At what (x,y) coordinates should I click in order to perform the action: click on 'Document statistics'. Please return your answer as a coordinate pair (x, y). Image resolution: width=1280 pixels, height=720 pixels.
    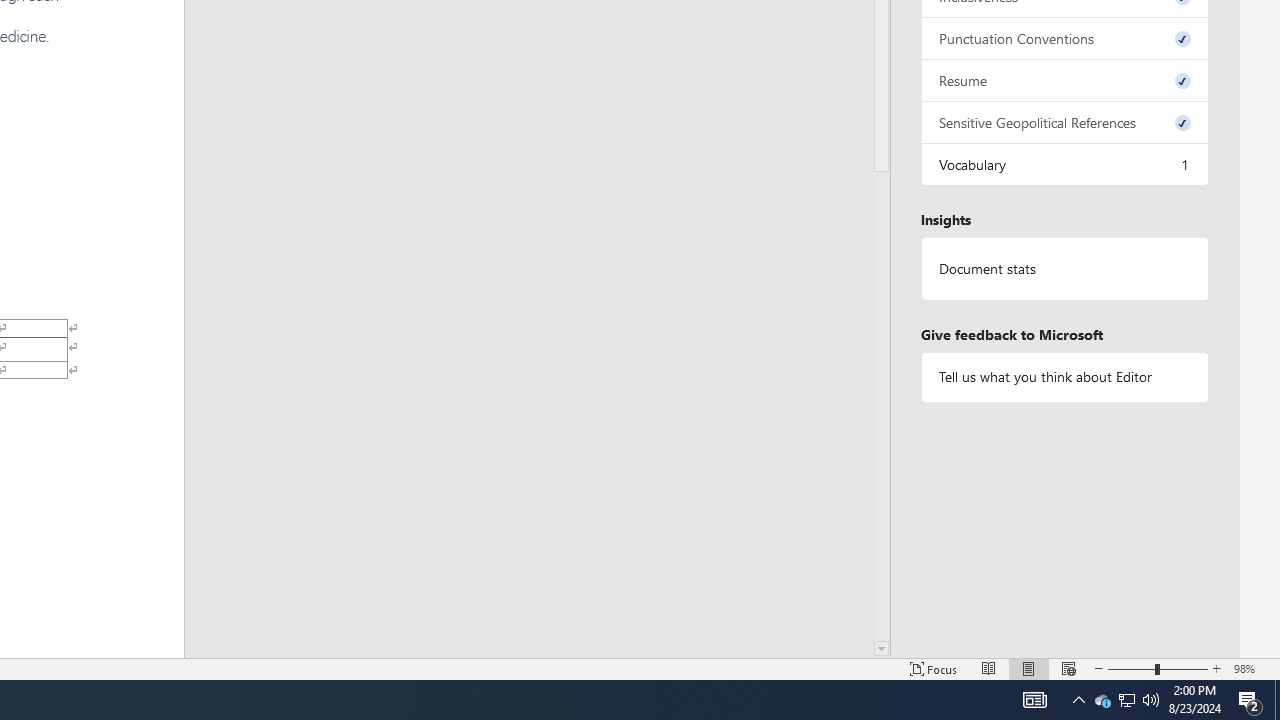
    Looking at the image, I should click on (1063, 268).